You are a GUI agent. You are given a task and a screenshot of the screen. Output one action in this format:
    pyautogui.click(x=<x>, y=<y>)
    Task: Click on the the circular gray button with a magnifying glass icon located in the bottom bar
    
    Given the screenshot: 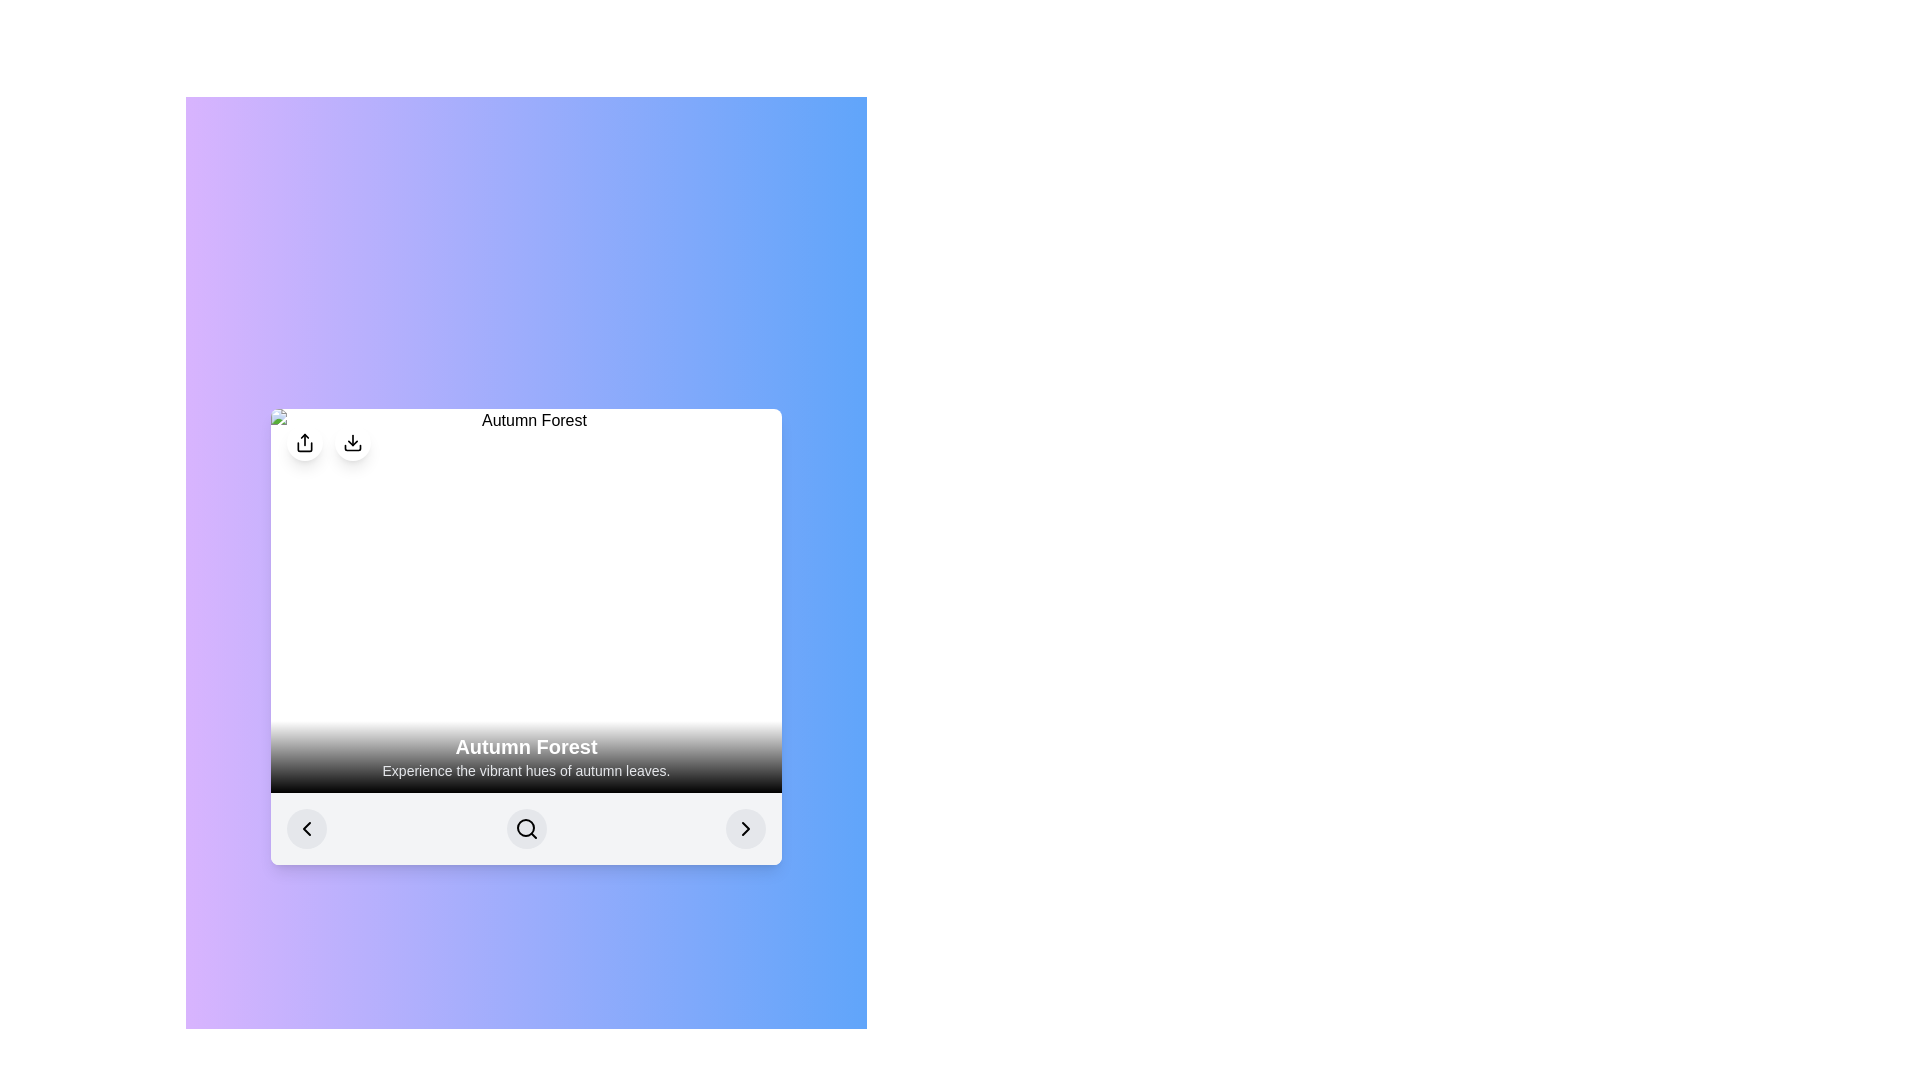 What is the action you would take?
    pyautogui.click(x=526, y=829)
    